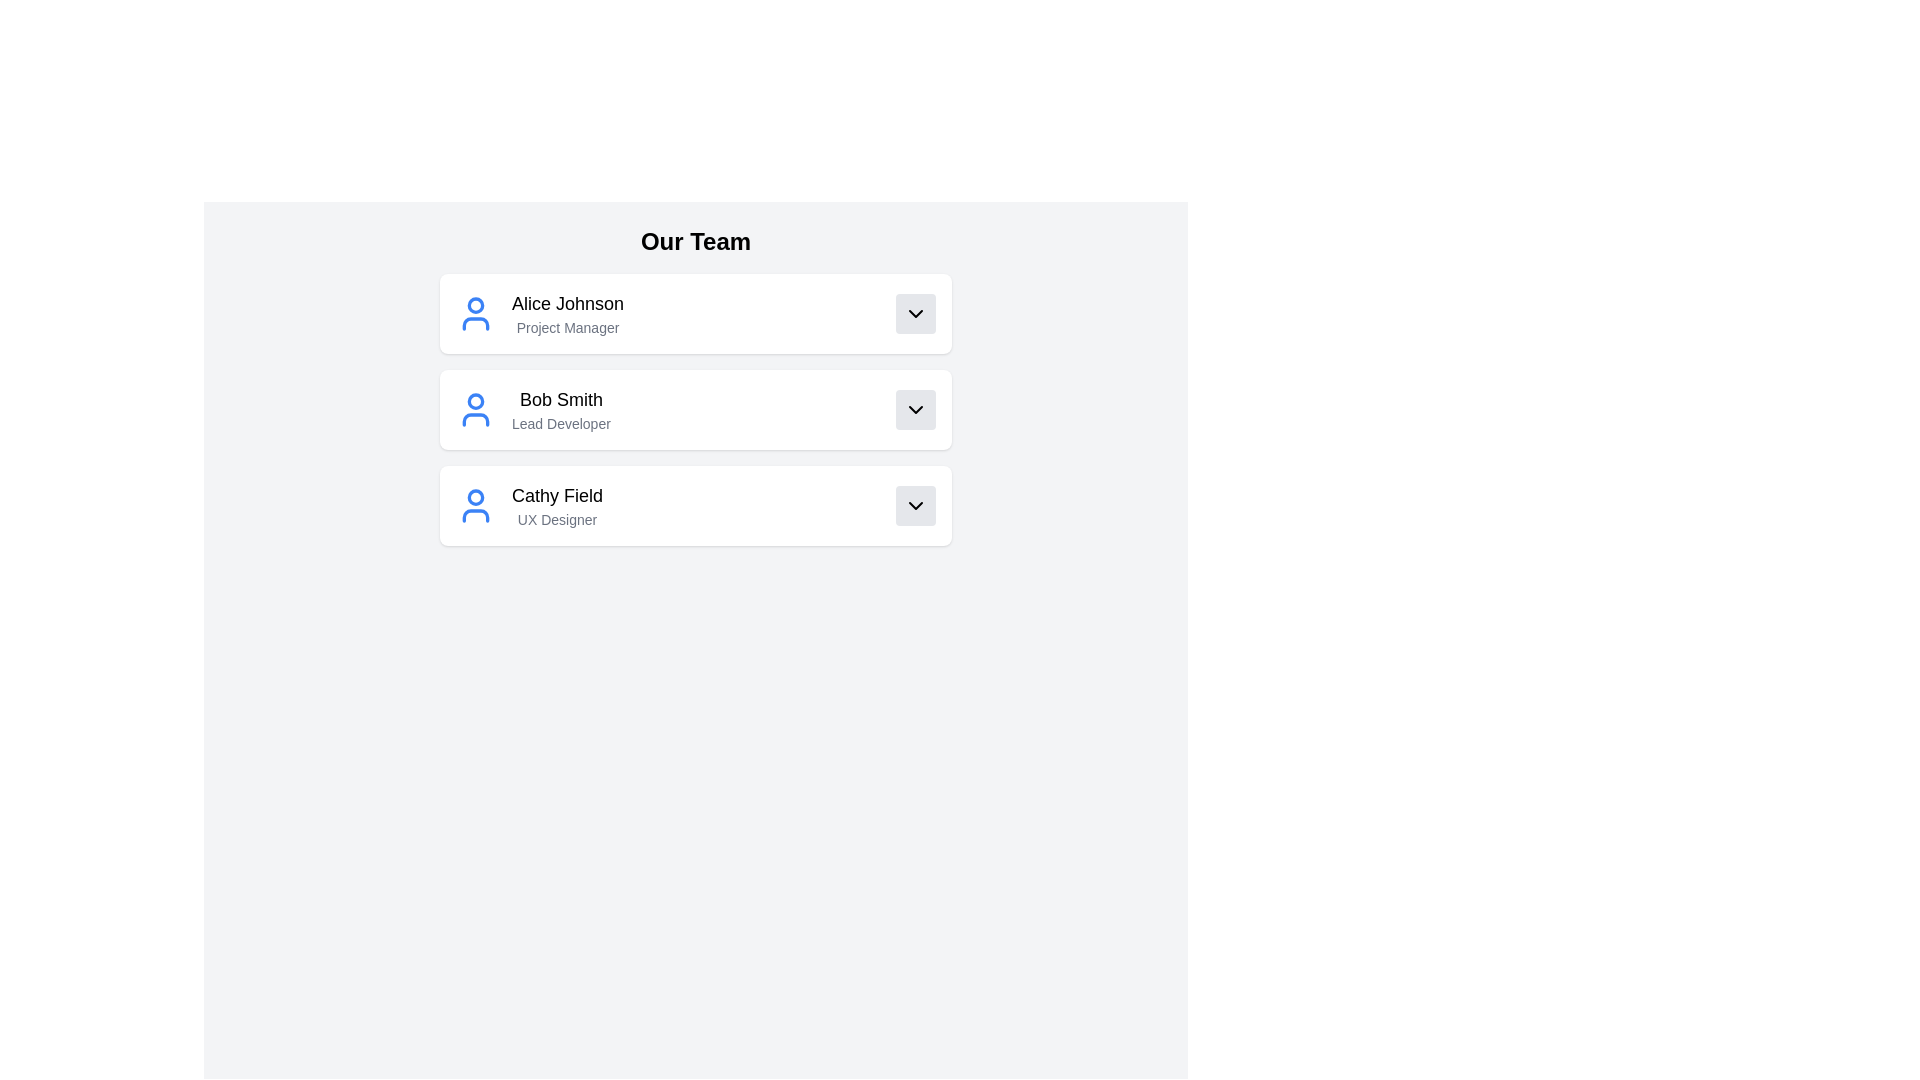 The image size is (1920, 1080). Describe the element at coordinates (567, 313) in the screenshot. I see `text label displaying 'Alice Johnson' and 'Project Manager' located in the first row under 'Our Team', centered horizontally within the white card` at that location.